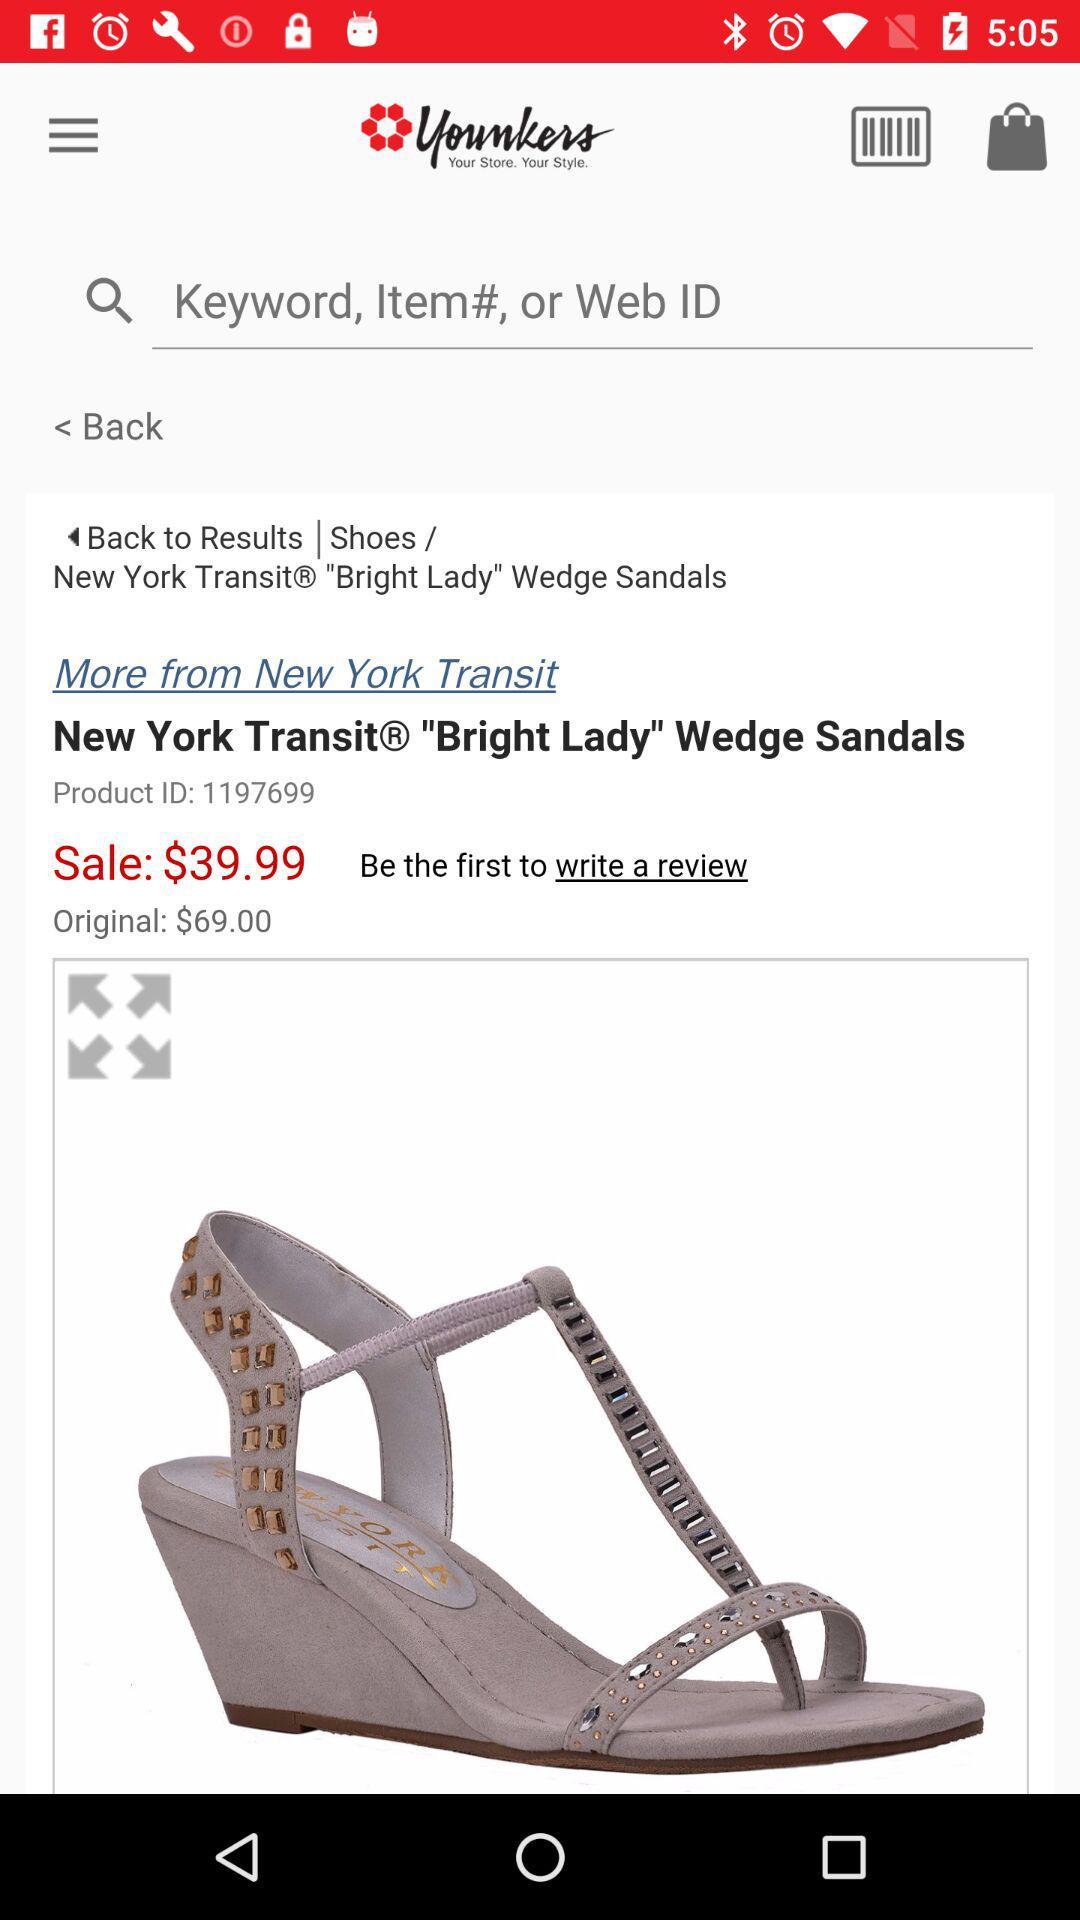  I want to click on shopping tool, so click(1017, 135).